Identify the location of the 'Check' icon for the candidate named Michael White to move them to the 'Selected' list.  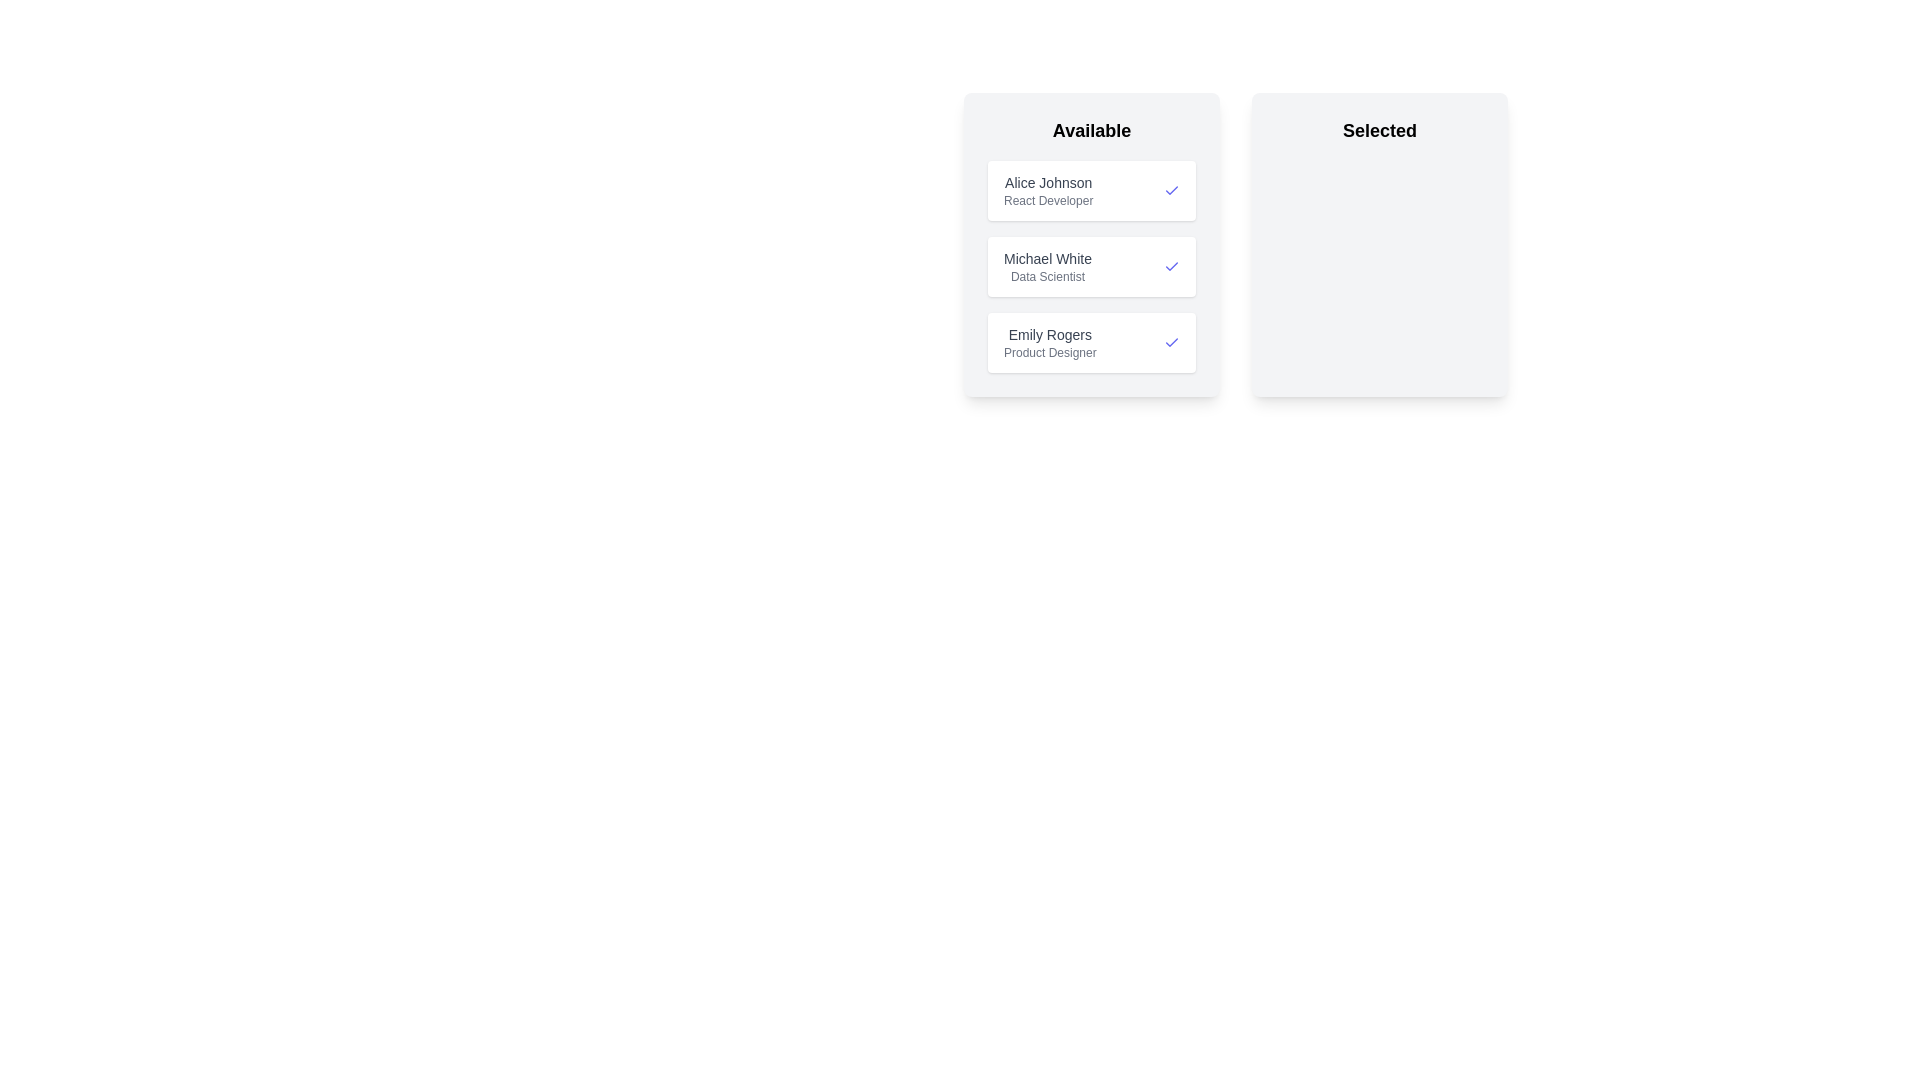
(1171, 265).